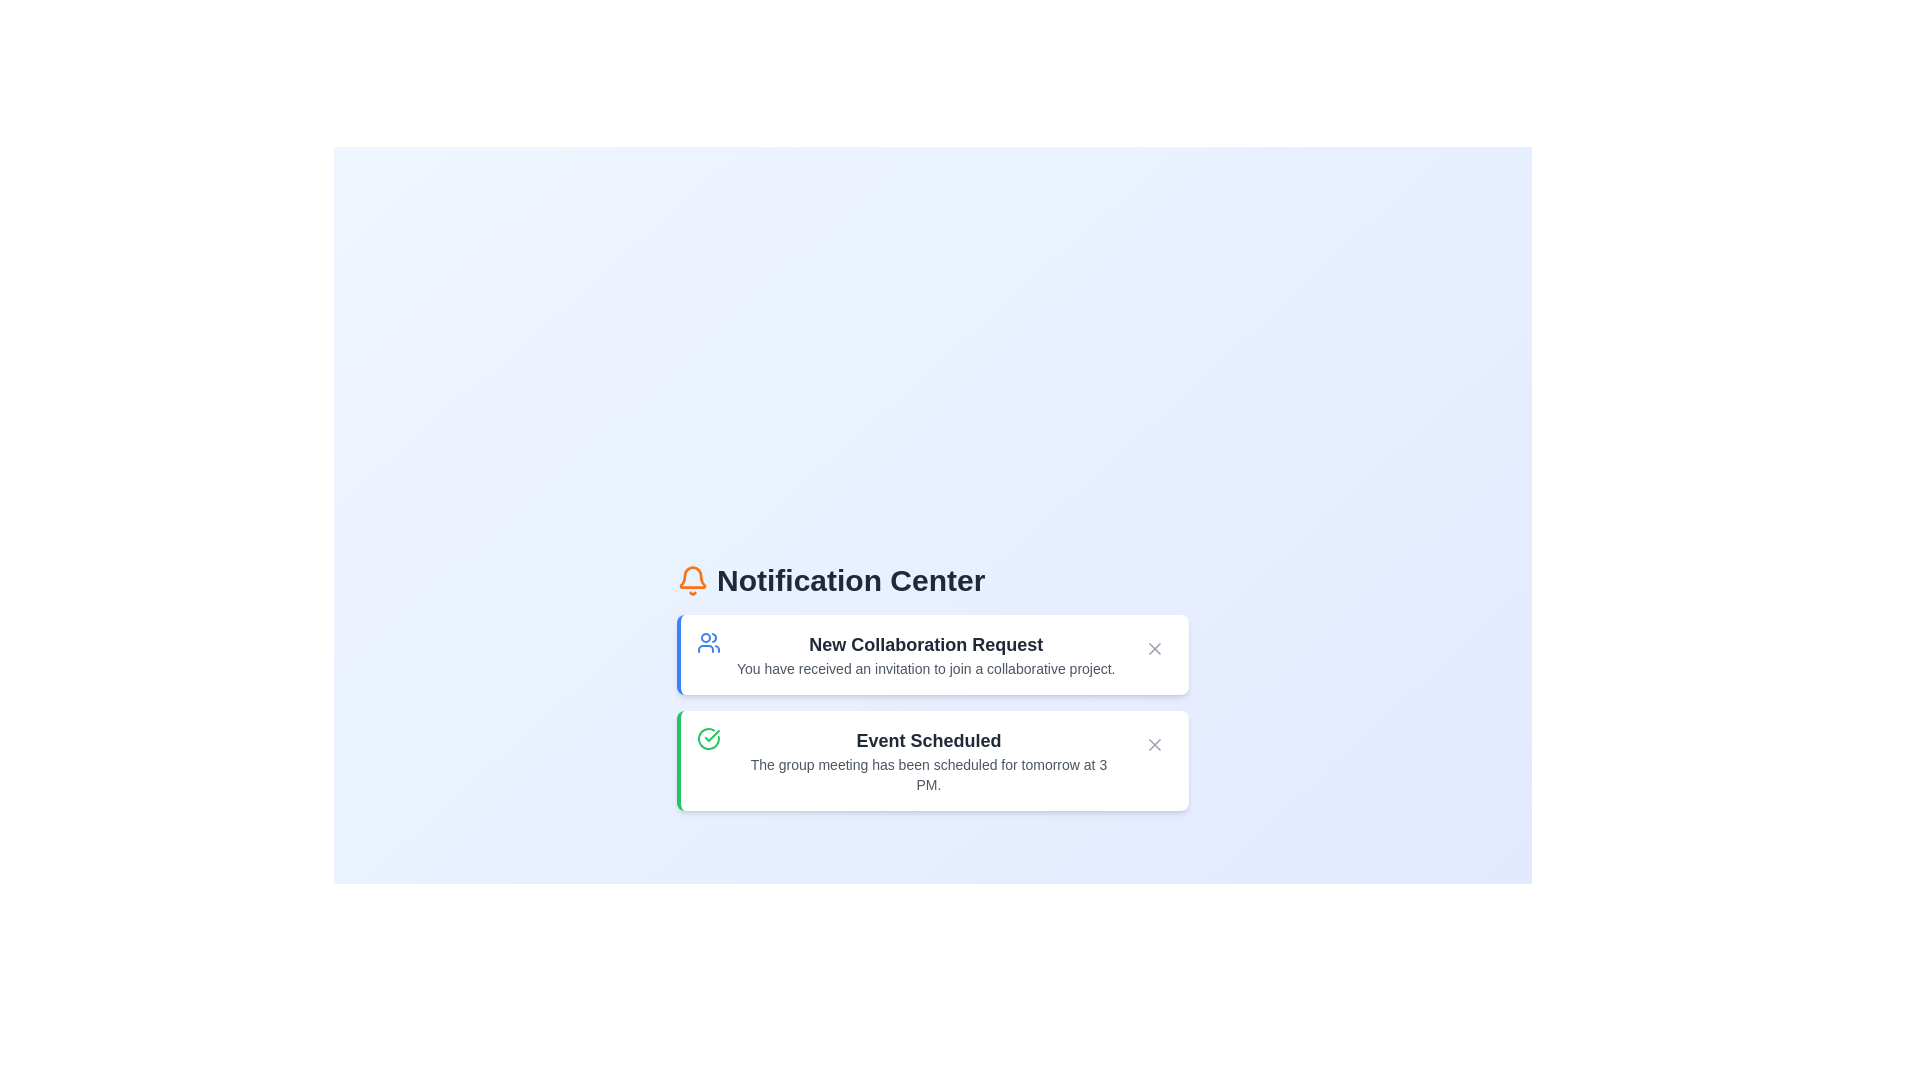 Image resolution: width=1920 pixels, height=1080 pixels. I want to click on the 'X' icon in the top-right corner of the 'New Collaboration Request' notification card, so click(1155, 648).